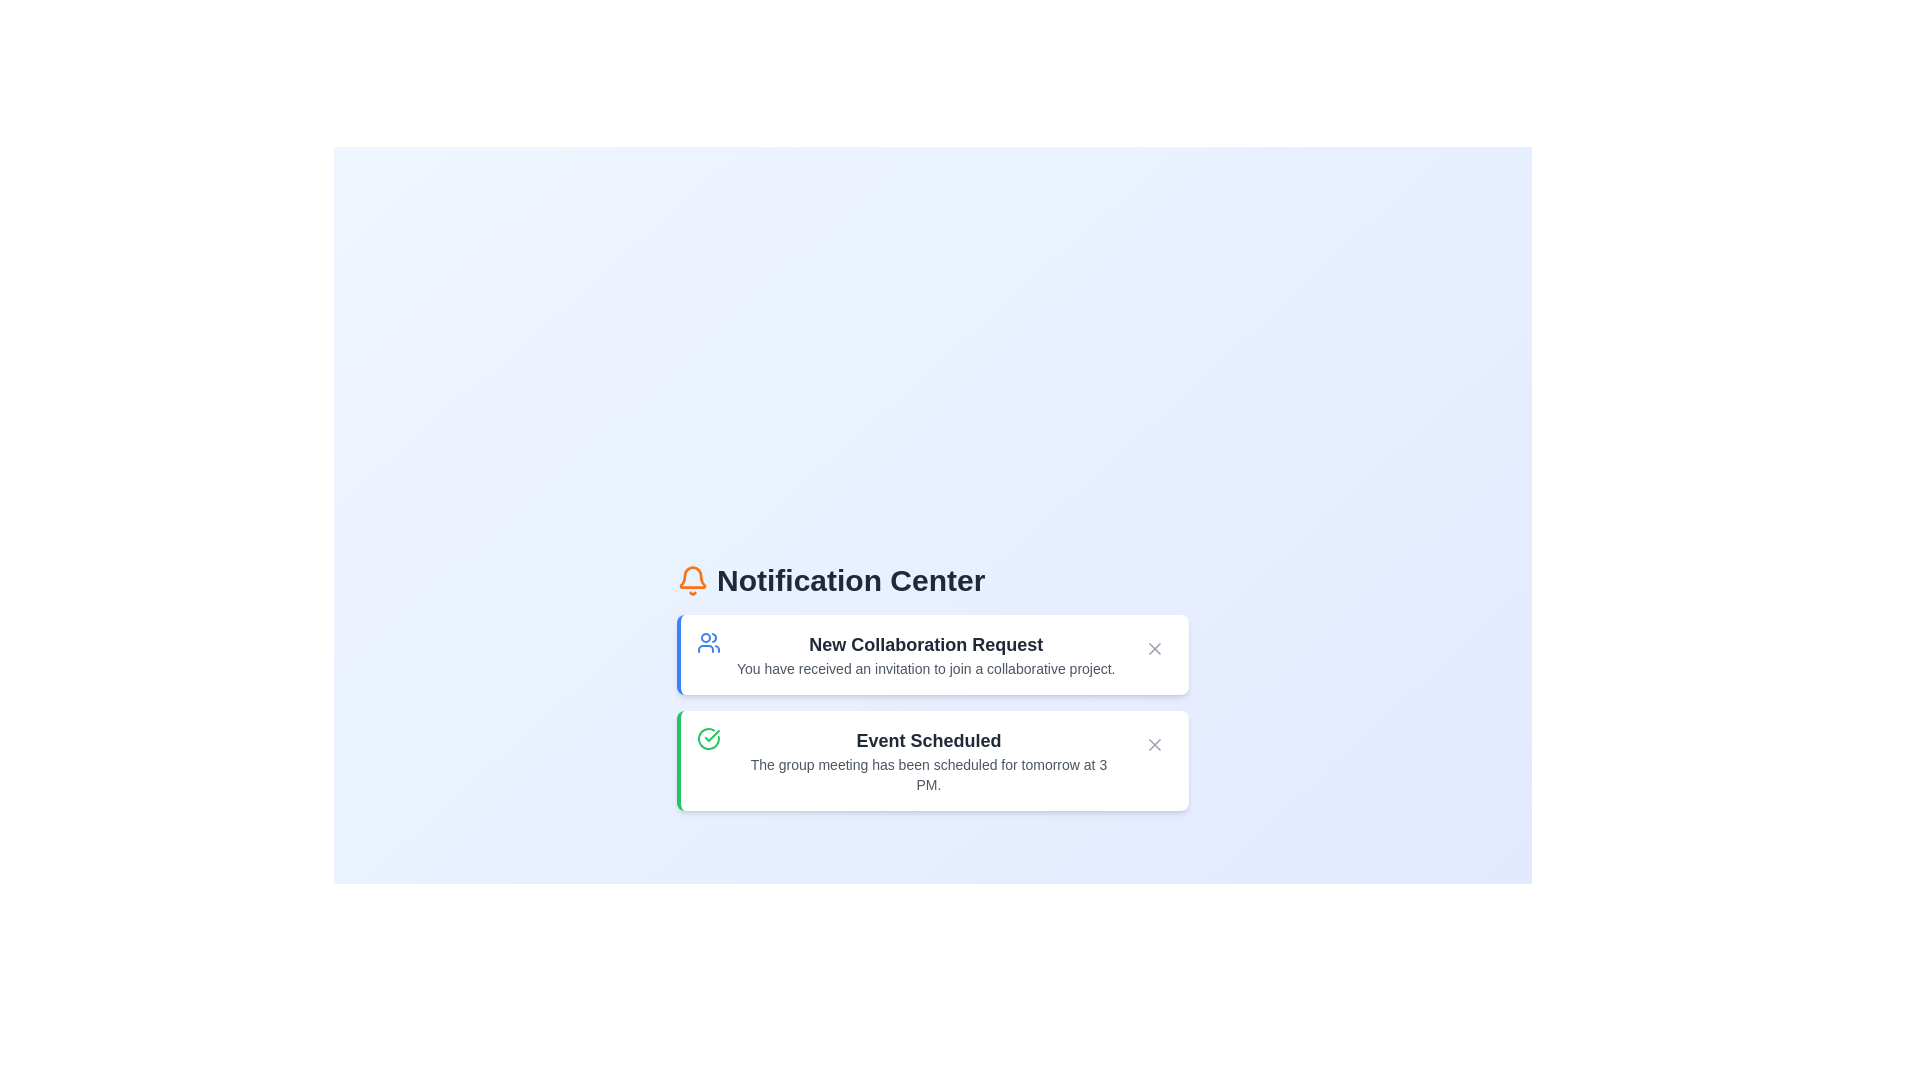 Image resolution: width=1920 pixels, height=1080 pixels. I want to click on the 'X' icon in the top-right corner of the 'New Collaboration Request' notification card, so click(1155, 648).